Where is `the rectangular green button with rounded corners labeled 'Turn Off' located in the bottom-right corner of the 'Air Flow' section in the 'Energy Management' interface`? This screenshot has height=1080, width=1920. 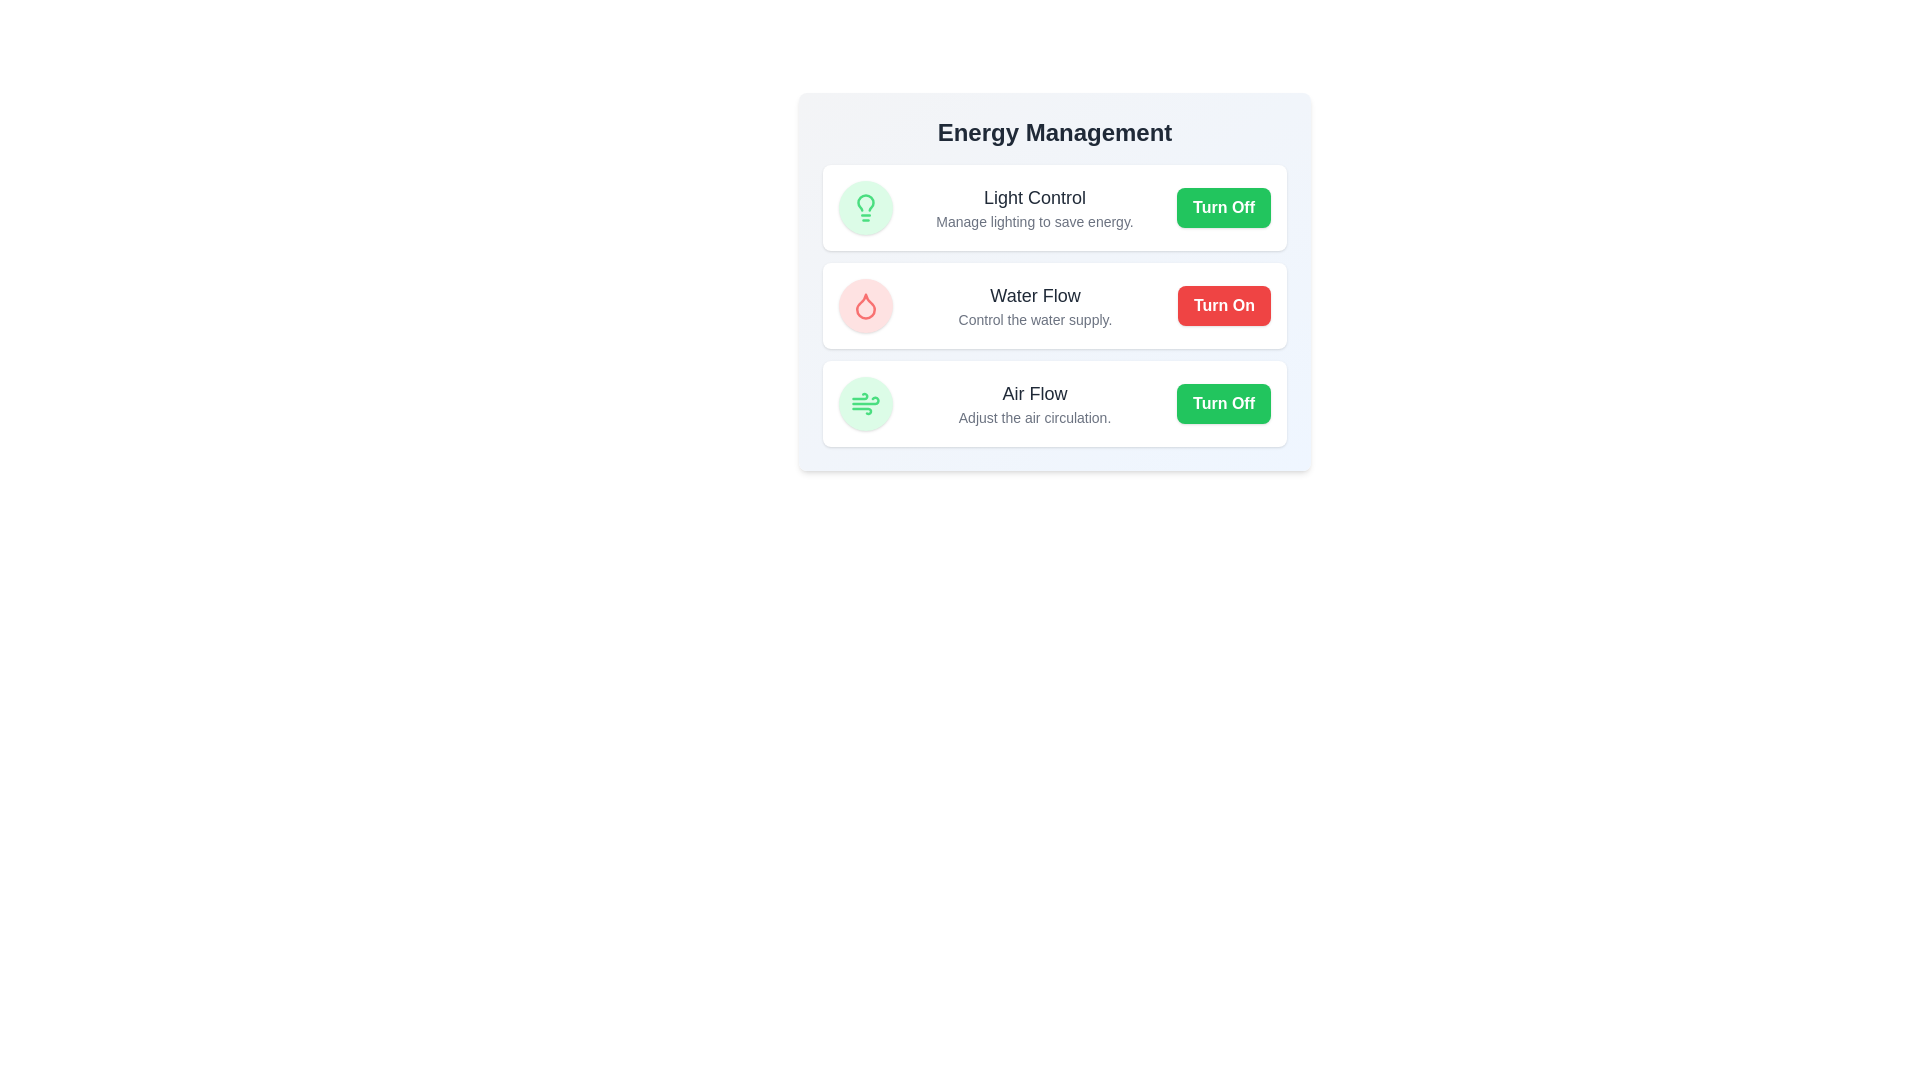 the rectangular green button with rounded corners labeled 'Turn Off' located in the bottom-right corner of the 'Air Flow' section in the 'Energy Management' interface is located at coordinates (1223, 404).